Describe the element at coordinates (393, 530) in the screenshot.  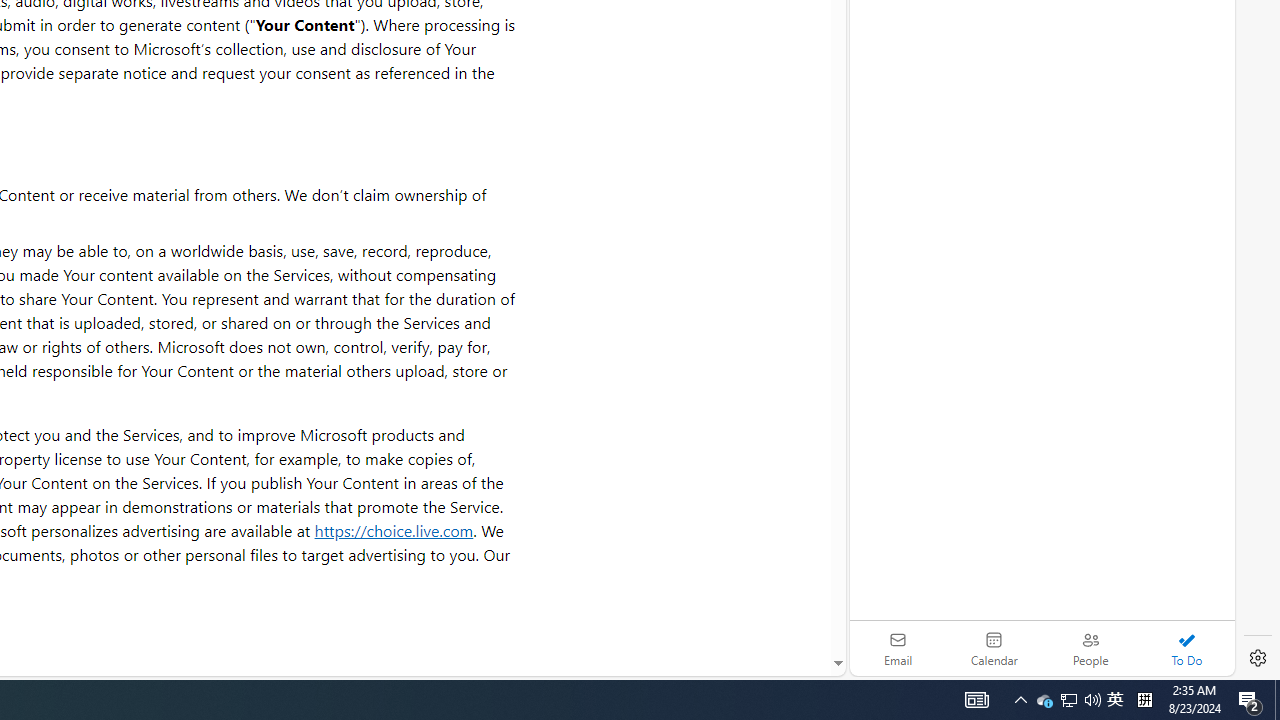
I see `'https://choice.live.com'` at that location.